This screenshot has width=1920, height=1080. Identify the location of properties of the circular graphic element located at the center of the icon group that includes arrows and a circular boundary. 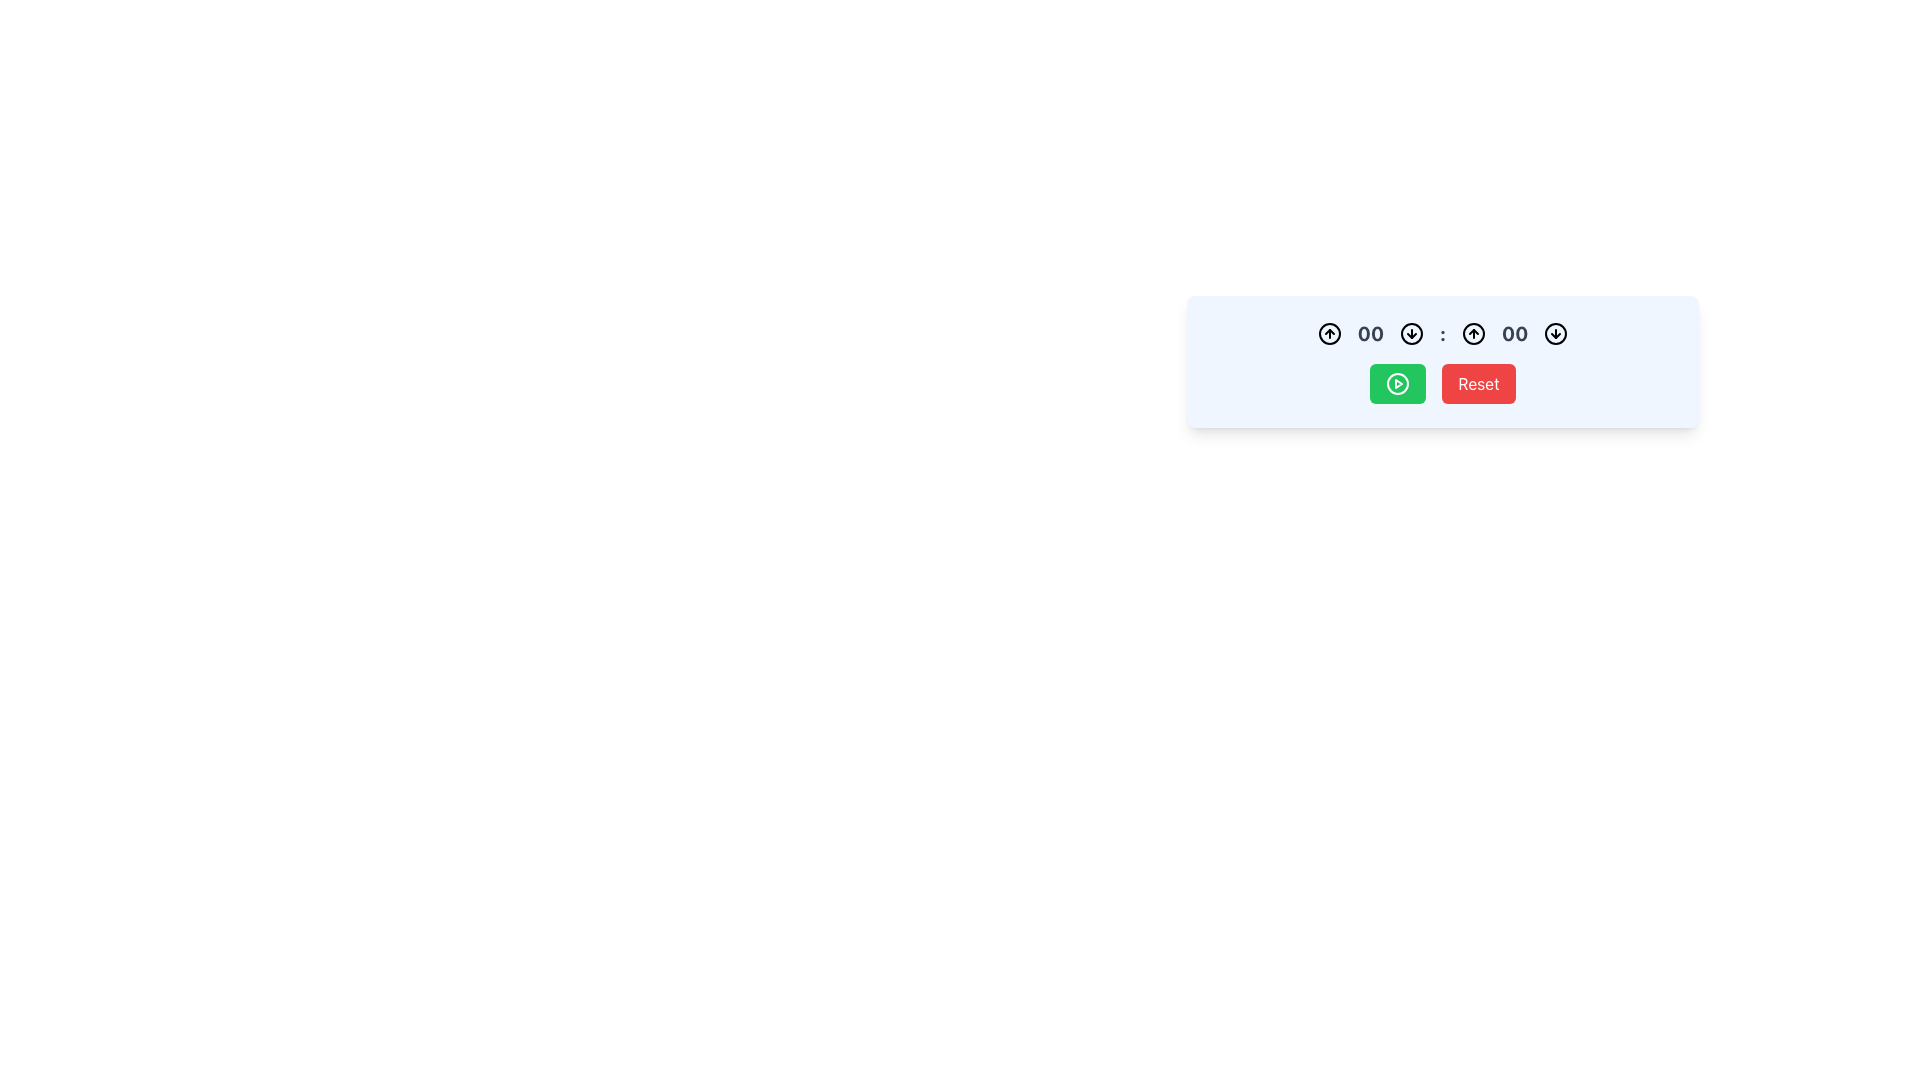
(1410, 333).